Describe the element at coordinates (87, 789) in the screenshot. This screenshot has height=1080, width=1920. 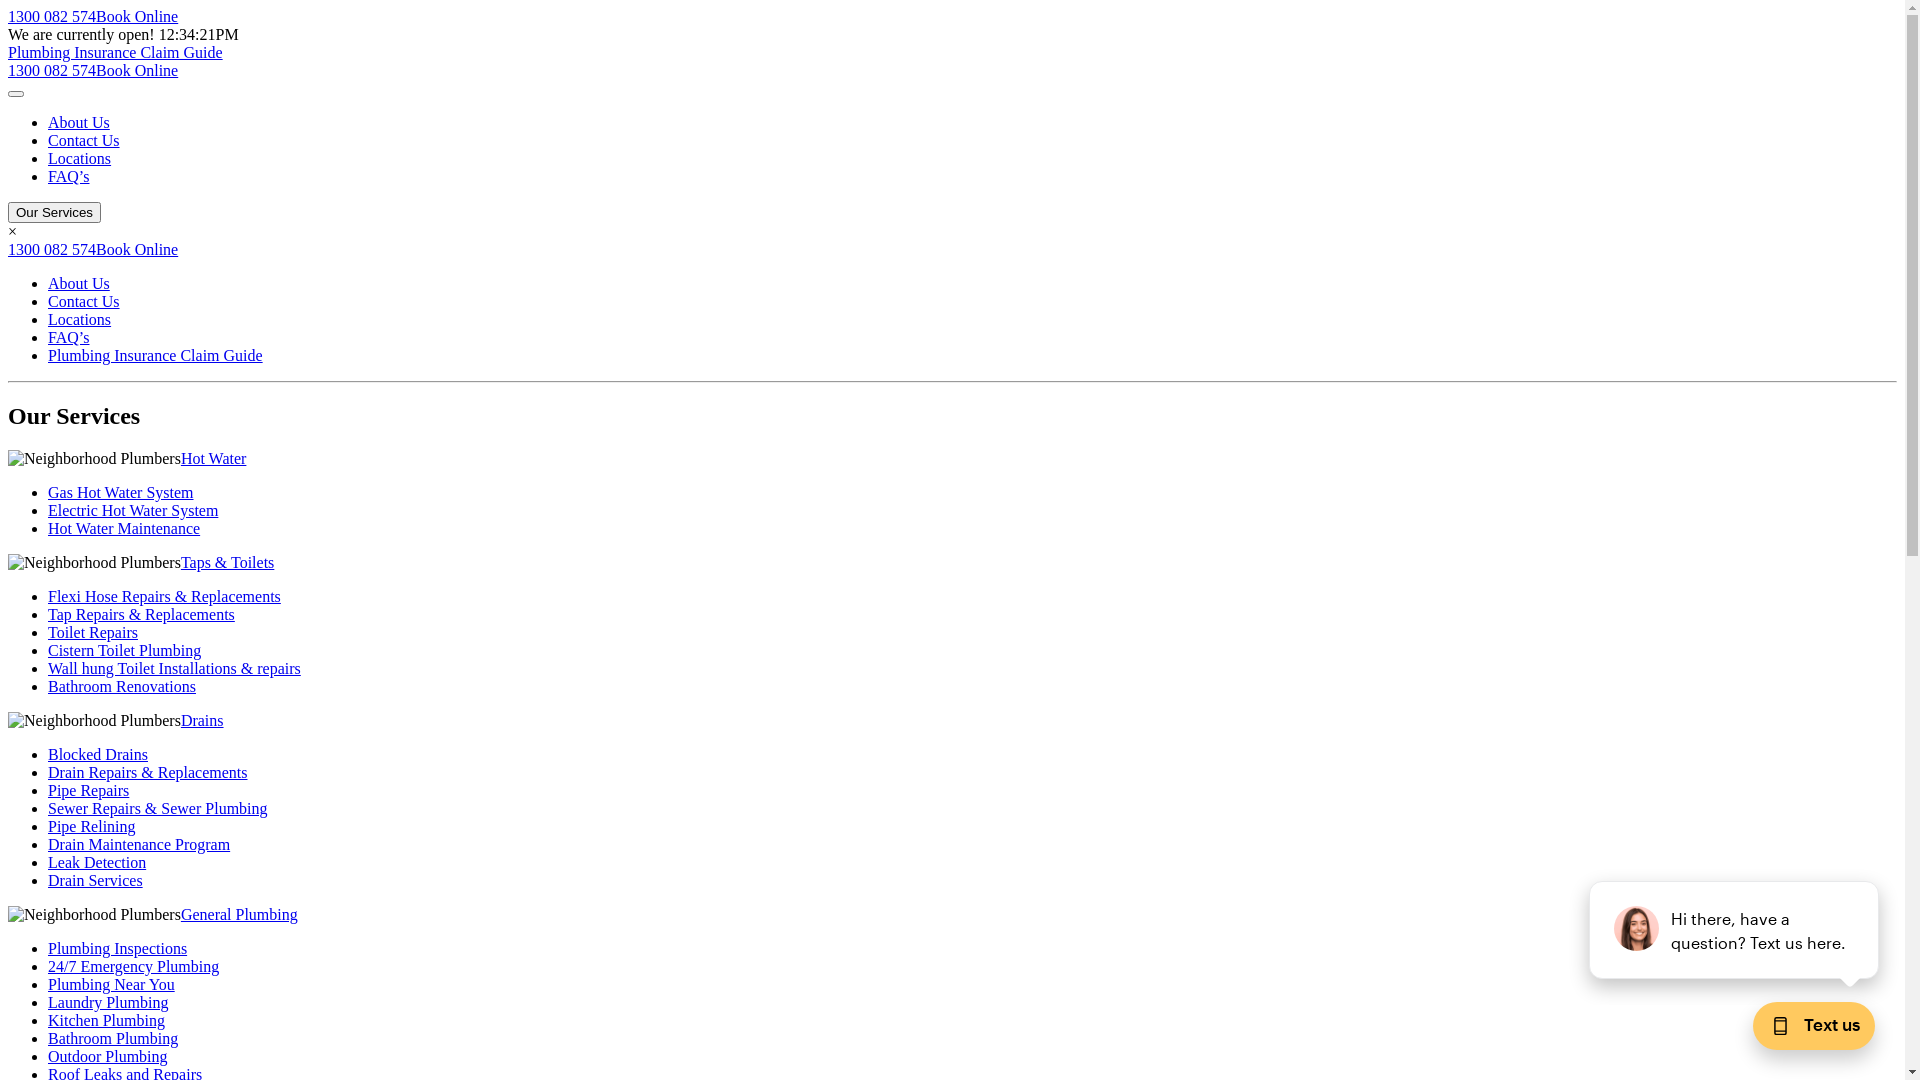
I see `'Pipe Repairs'` at that location.